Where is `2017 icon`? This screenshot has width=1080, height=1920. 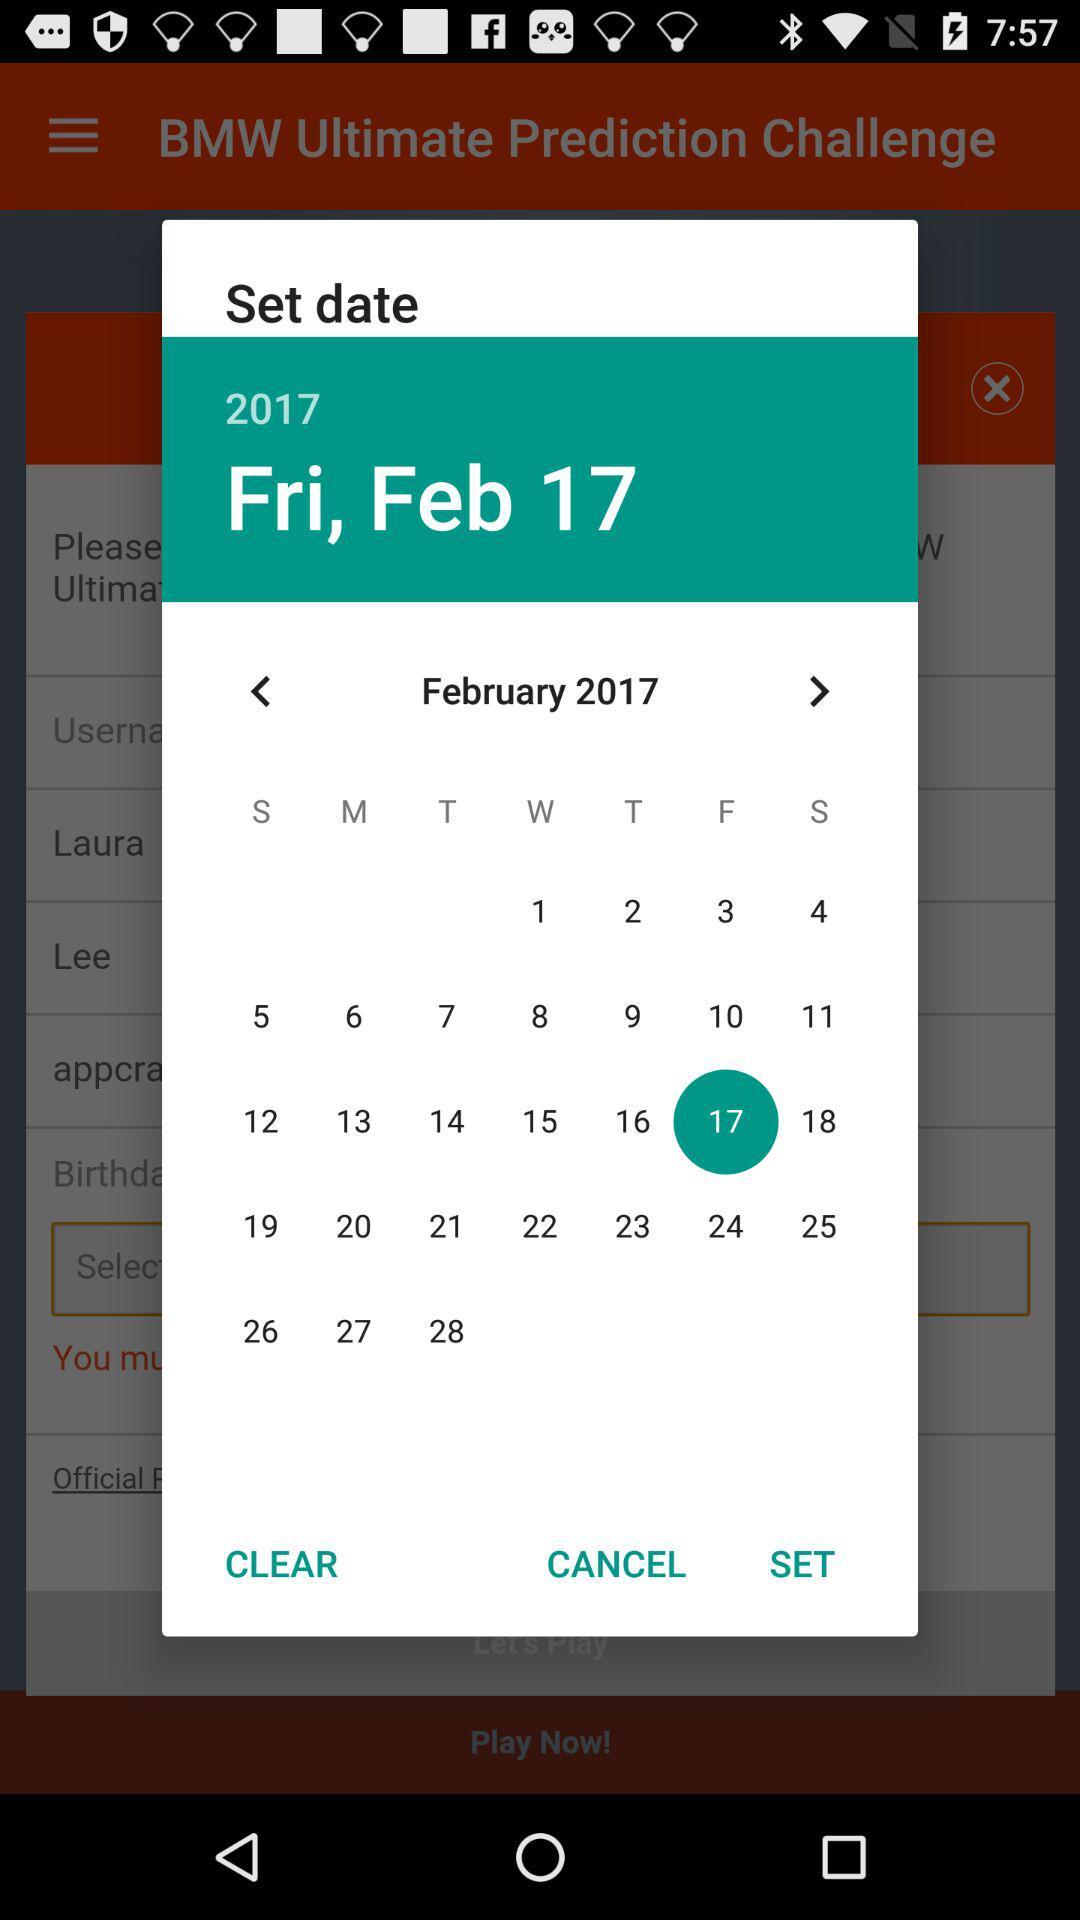
2017 icon is located at coordinates (540, 386).